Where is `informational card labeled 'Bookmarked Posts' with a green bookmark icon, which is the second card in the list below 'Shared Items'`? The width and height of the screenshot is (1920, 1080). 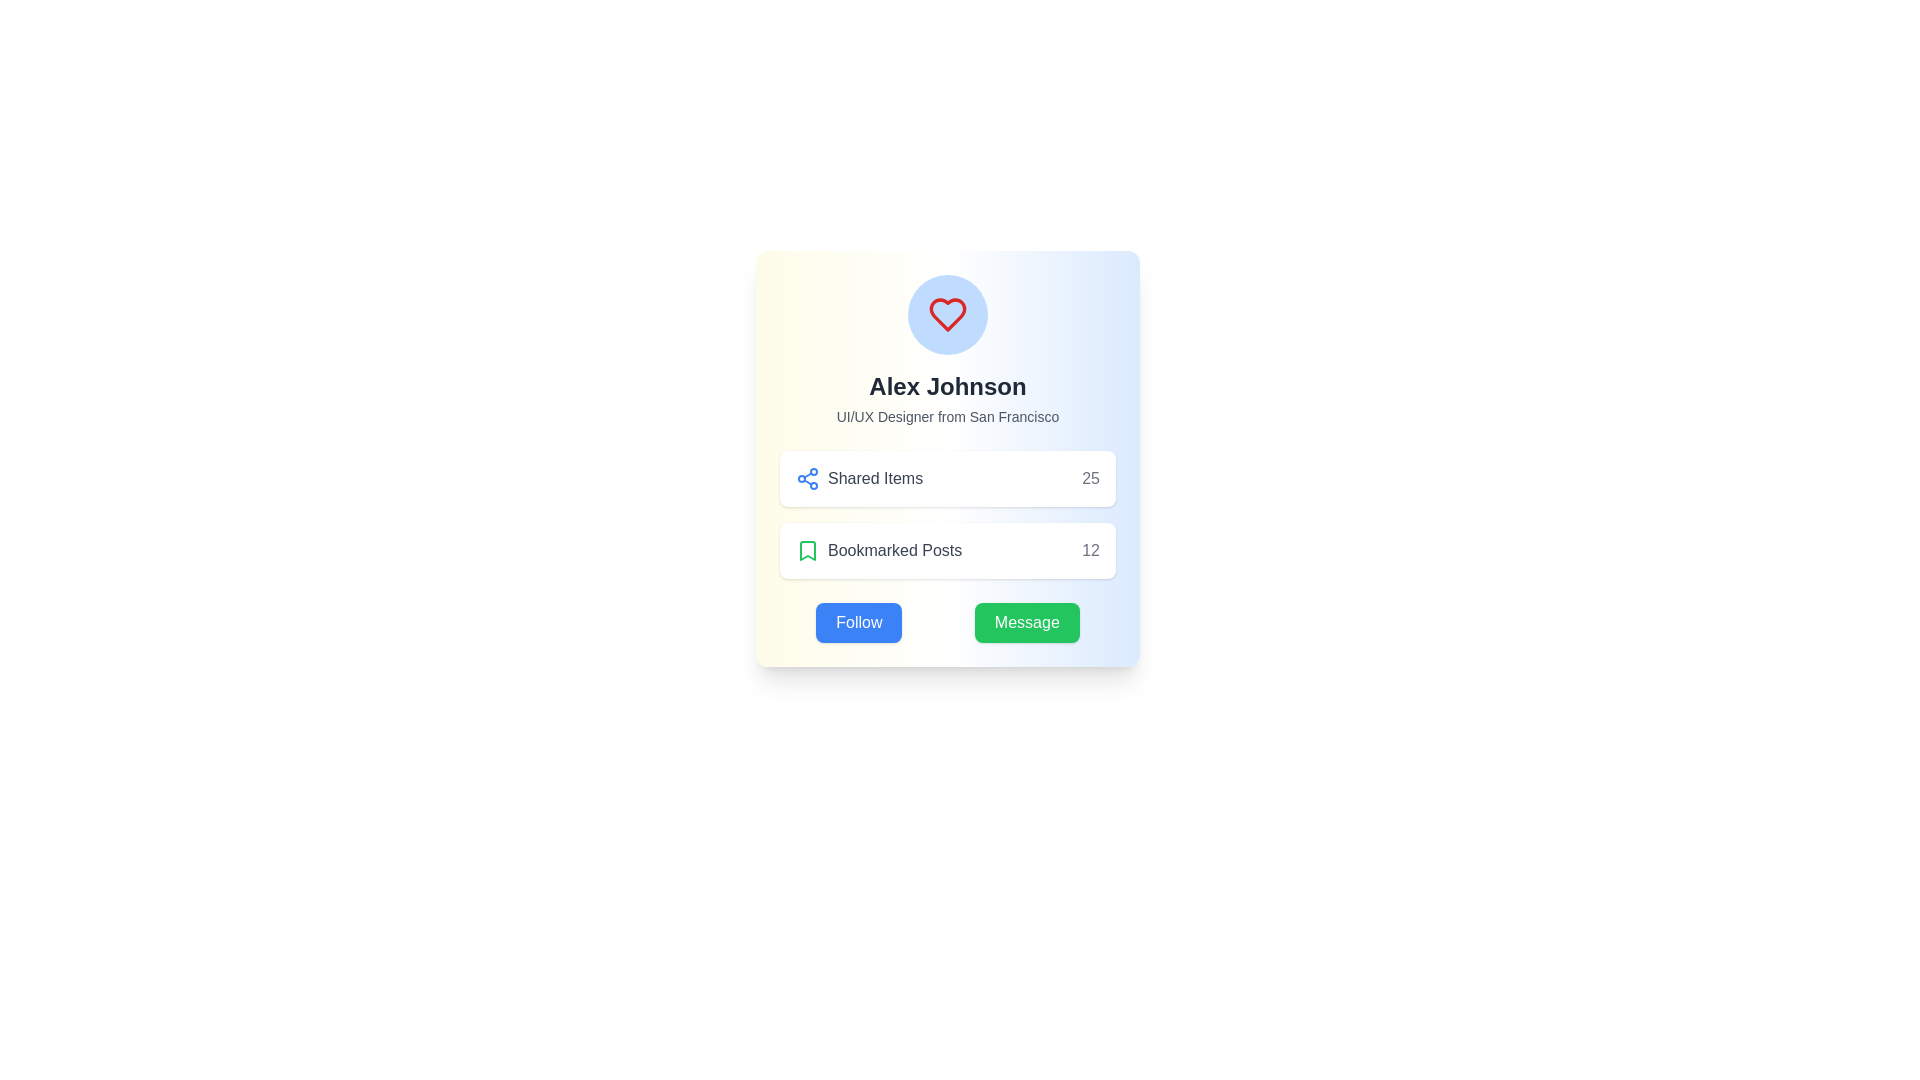 informational card labeled 'Bookmarked Posts' with a green bookmark icon, which is the second card in the list below 'Shared Items' is located at coordinates (947, 551).